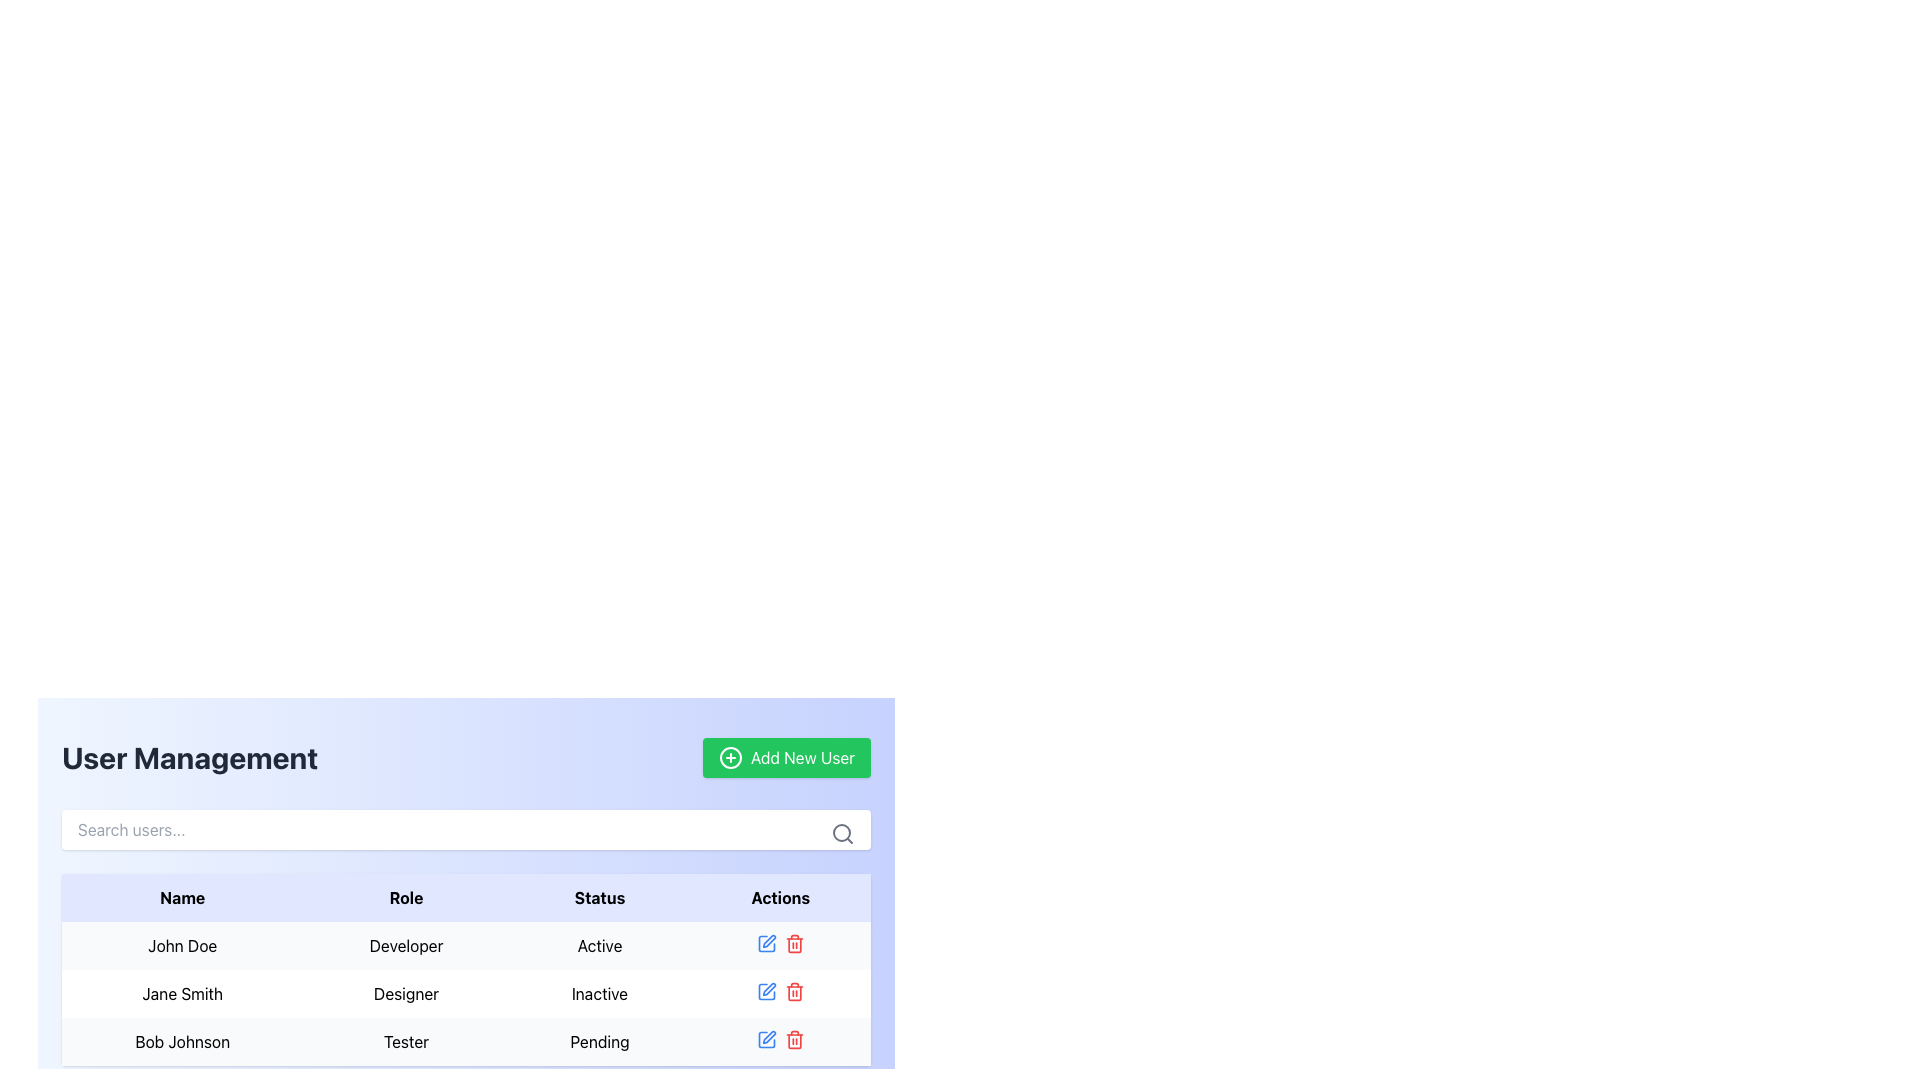  I want to click on the bold text label displaying 'Actions' located at the top-right corner of the table header row, so click(779, 897).